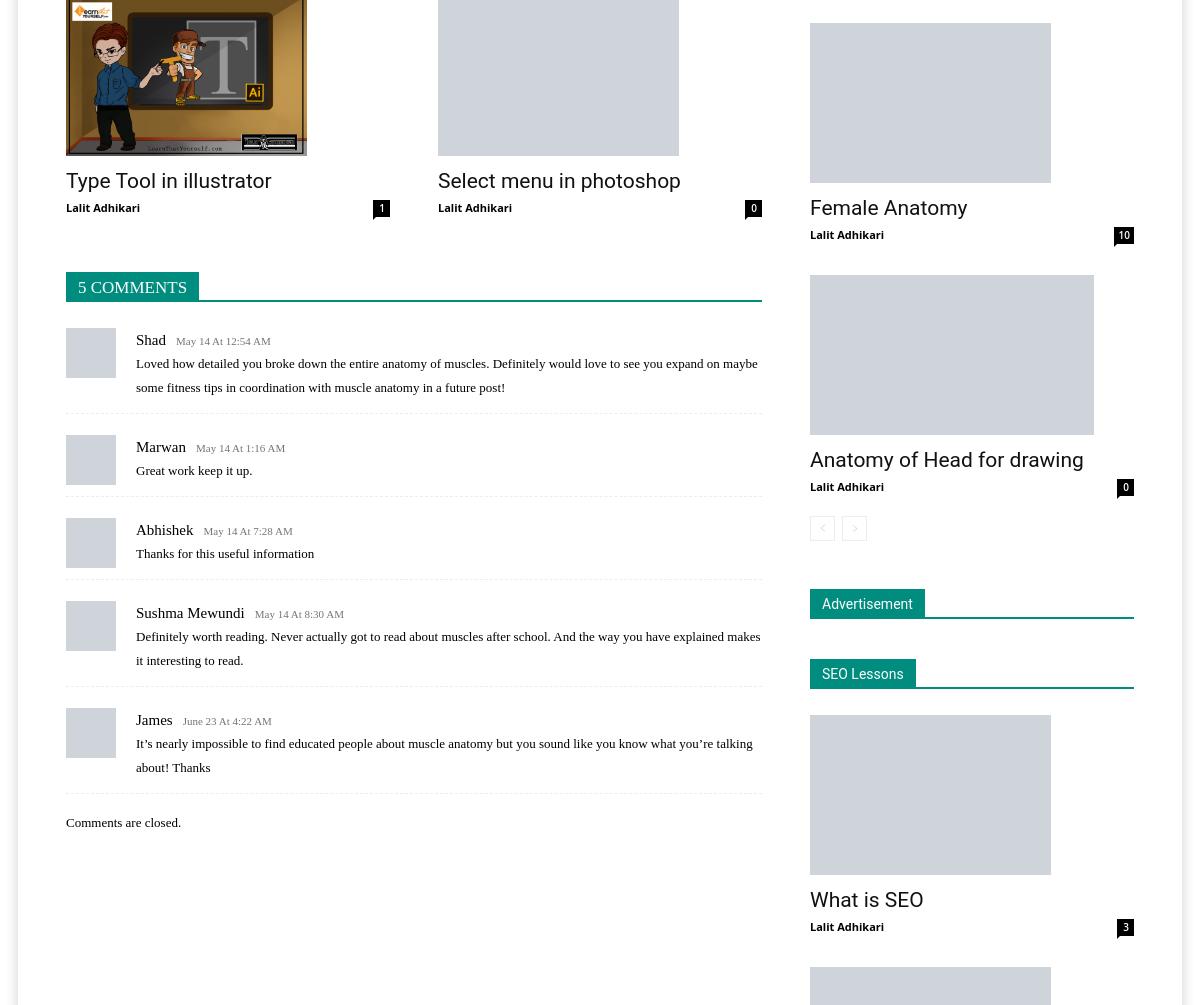  I want to click on '1', so click(381, 207).